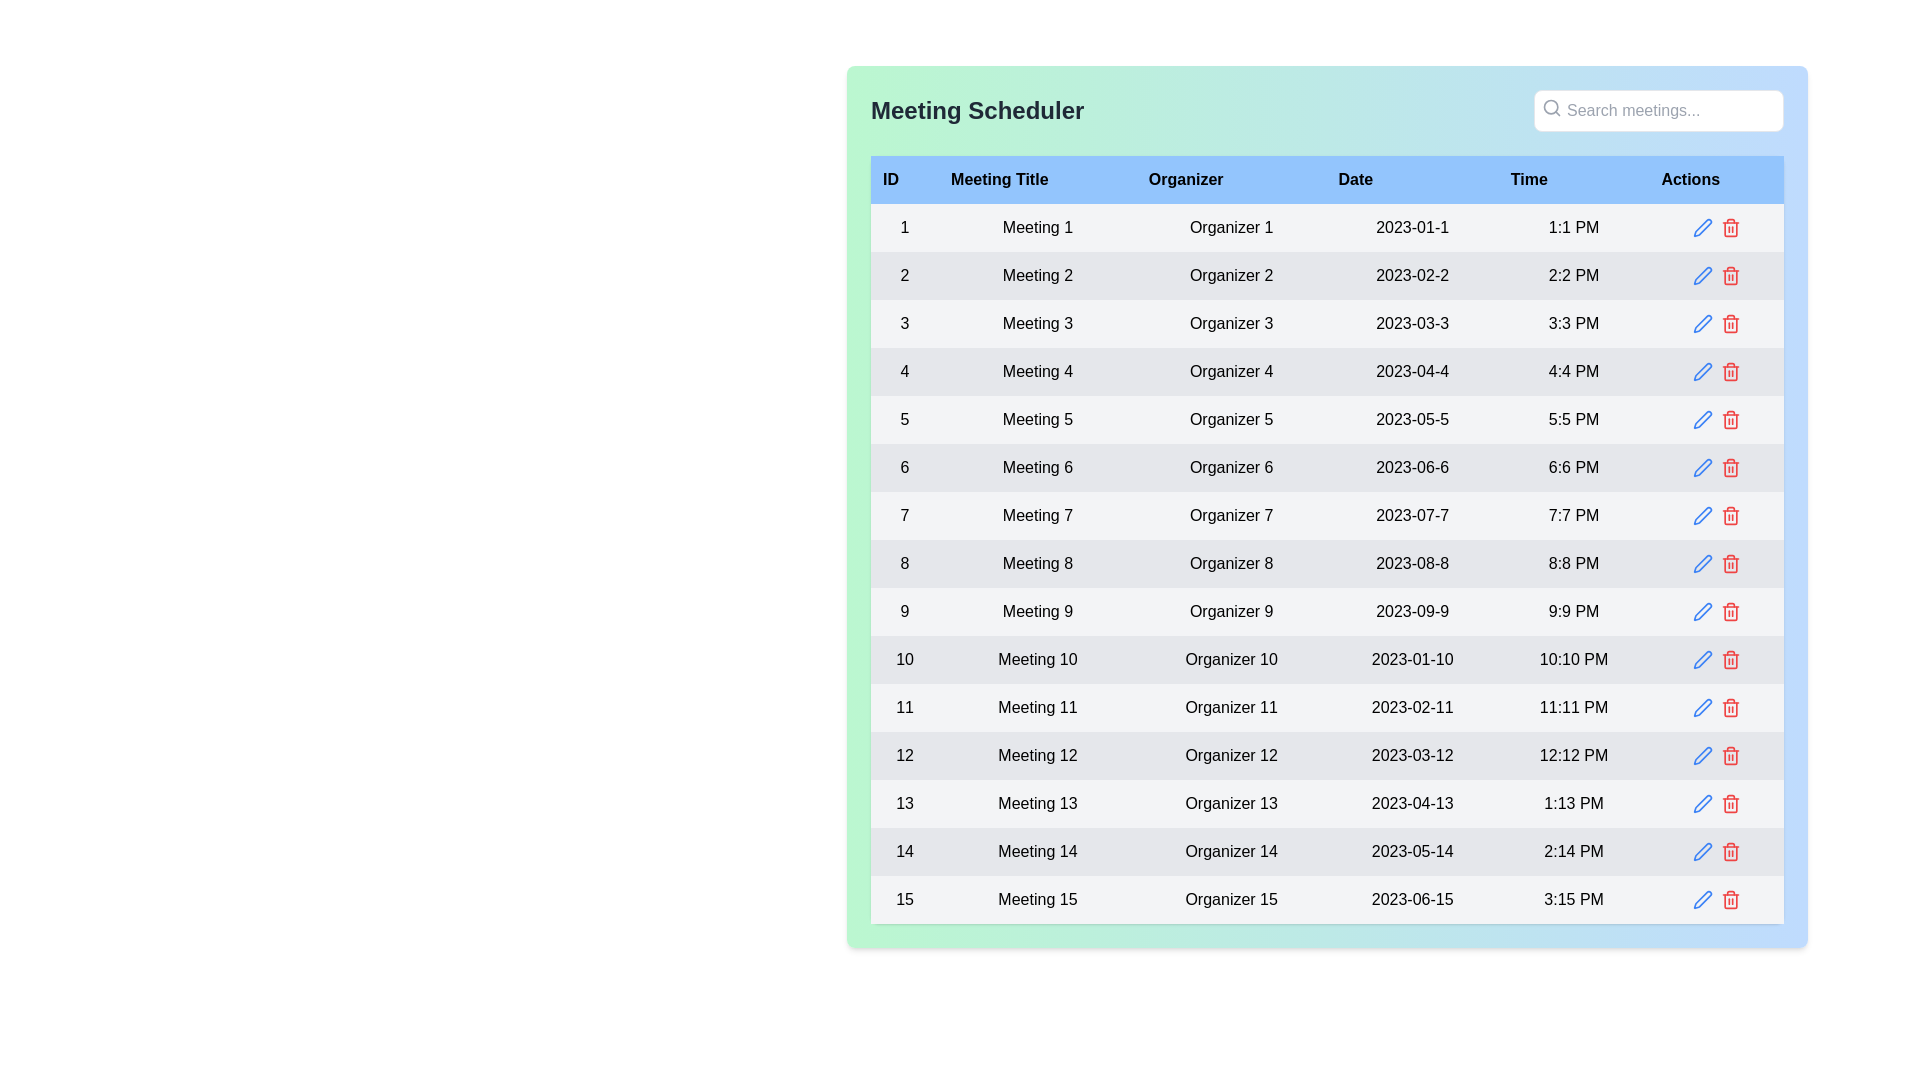 The height and width of the screenshot is (1080, 1920). What do you see at coordinates (1729, 707) in the screenshot?
I see `the delete icon button in the Actions column of the table for 'Meeting 11' to initiate the deletion process` at bounding box center [1729, 707].